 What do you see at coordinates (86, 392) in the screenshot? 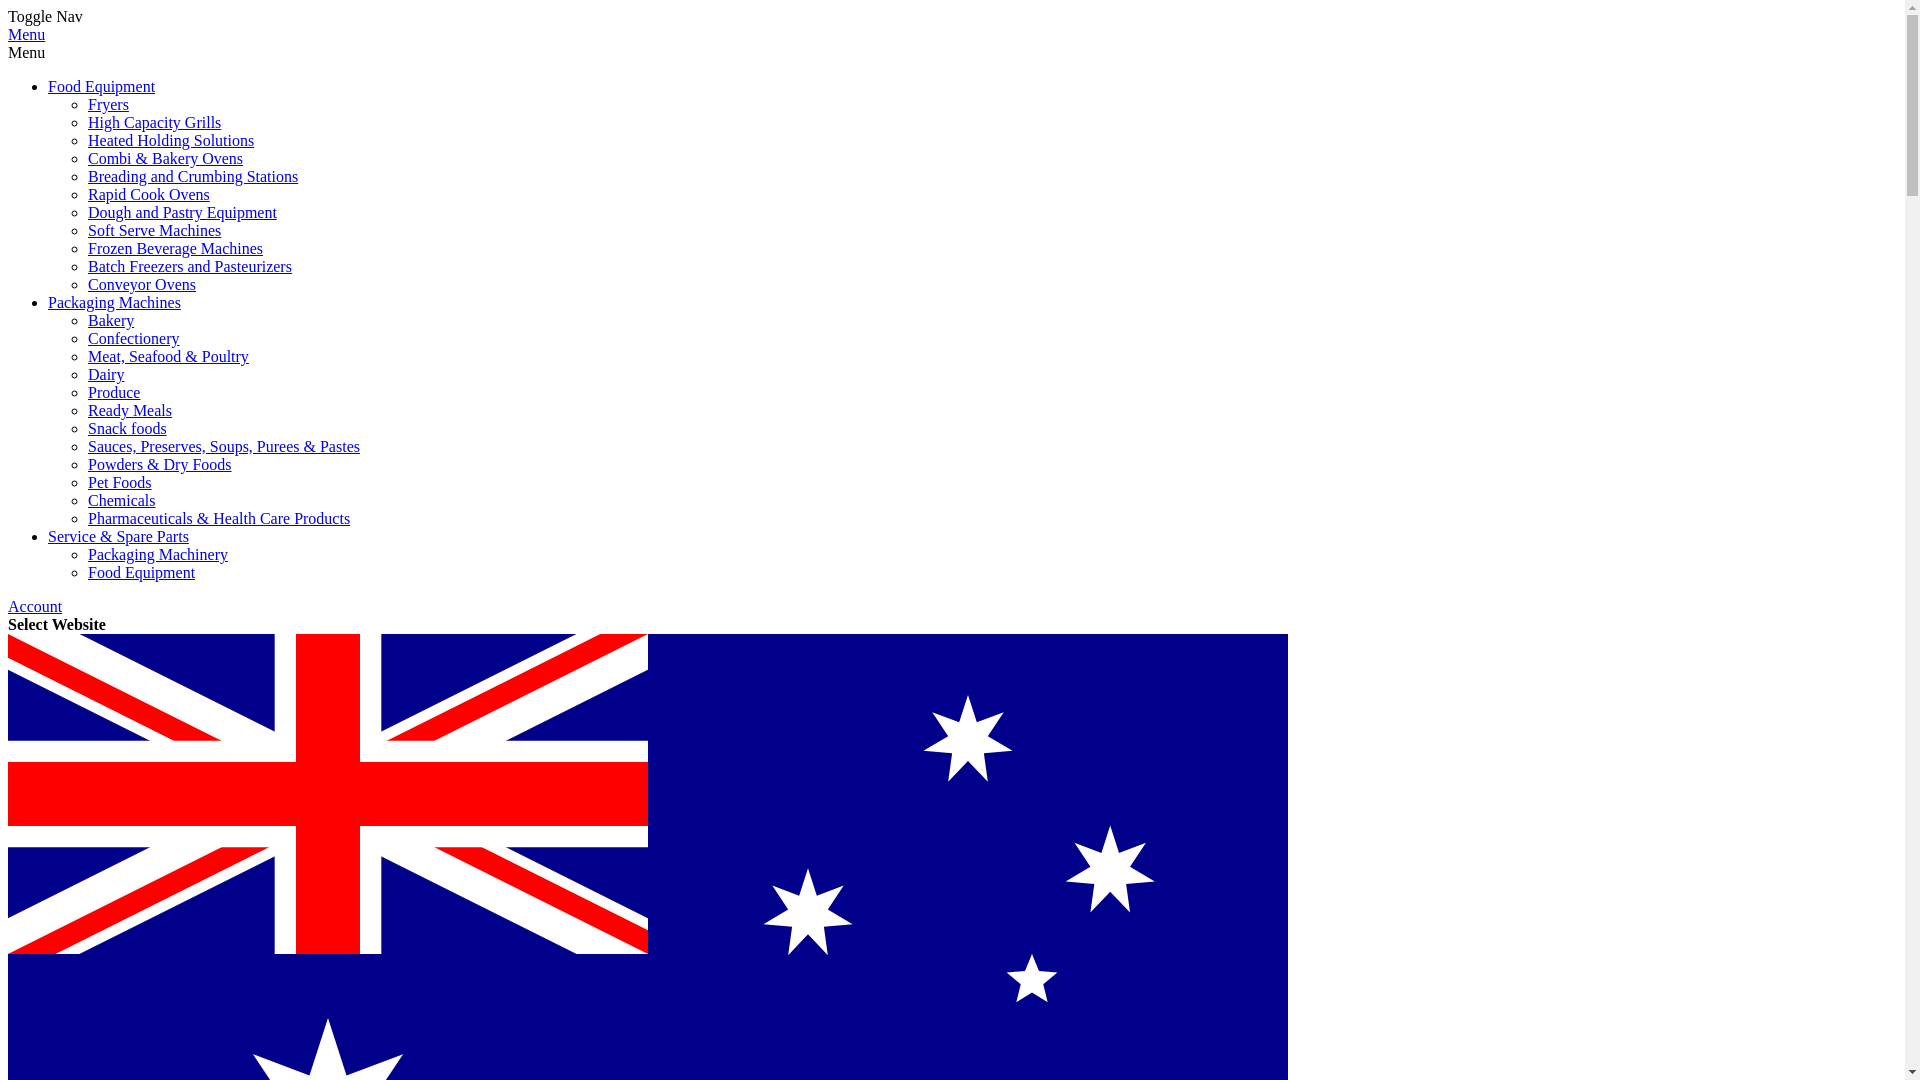
I see `'Produce'` at bounding box center [86, 392].